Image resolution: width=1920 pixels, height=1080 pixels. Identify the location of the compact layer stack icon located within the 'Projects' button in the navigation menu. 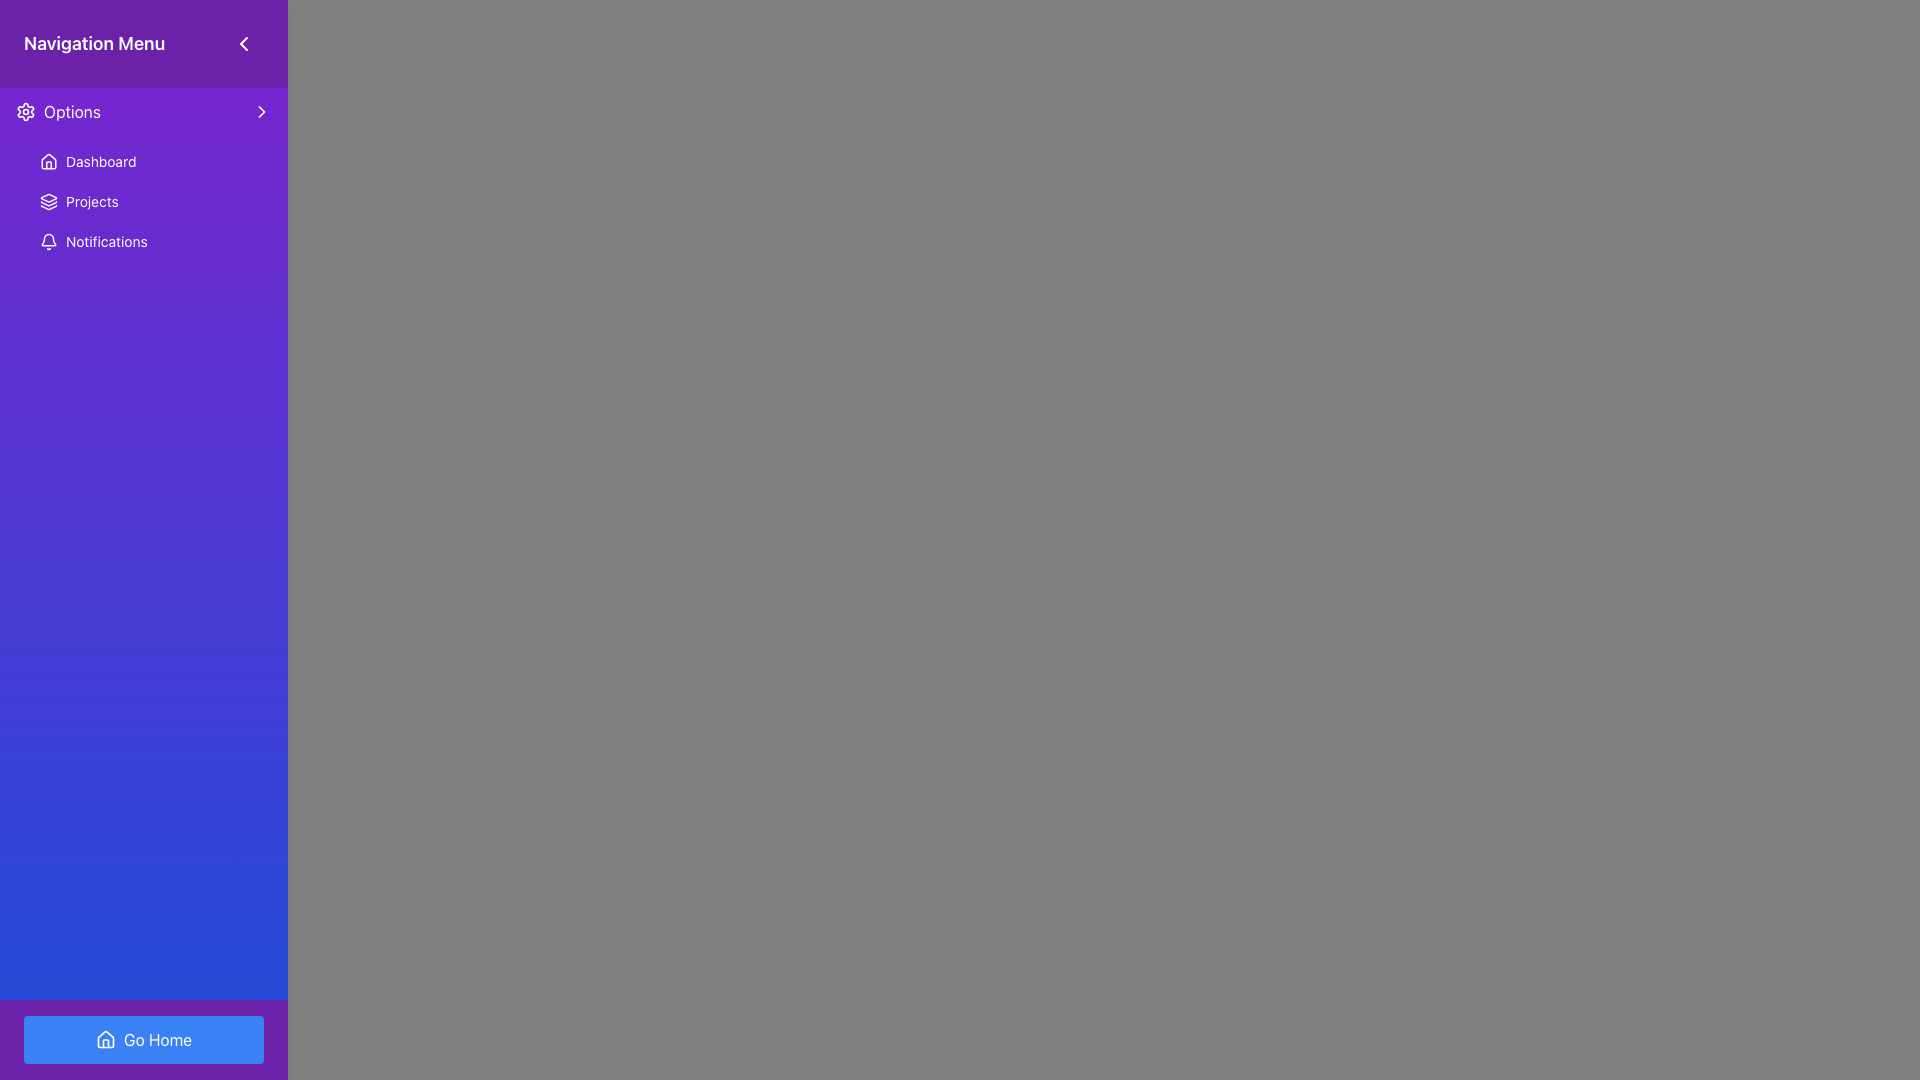
(48, 201).